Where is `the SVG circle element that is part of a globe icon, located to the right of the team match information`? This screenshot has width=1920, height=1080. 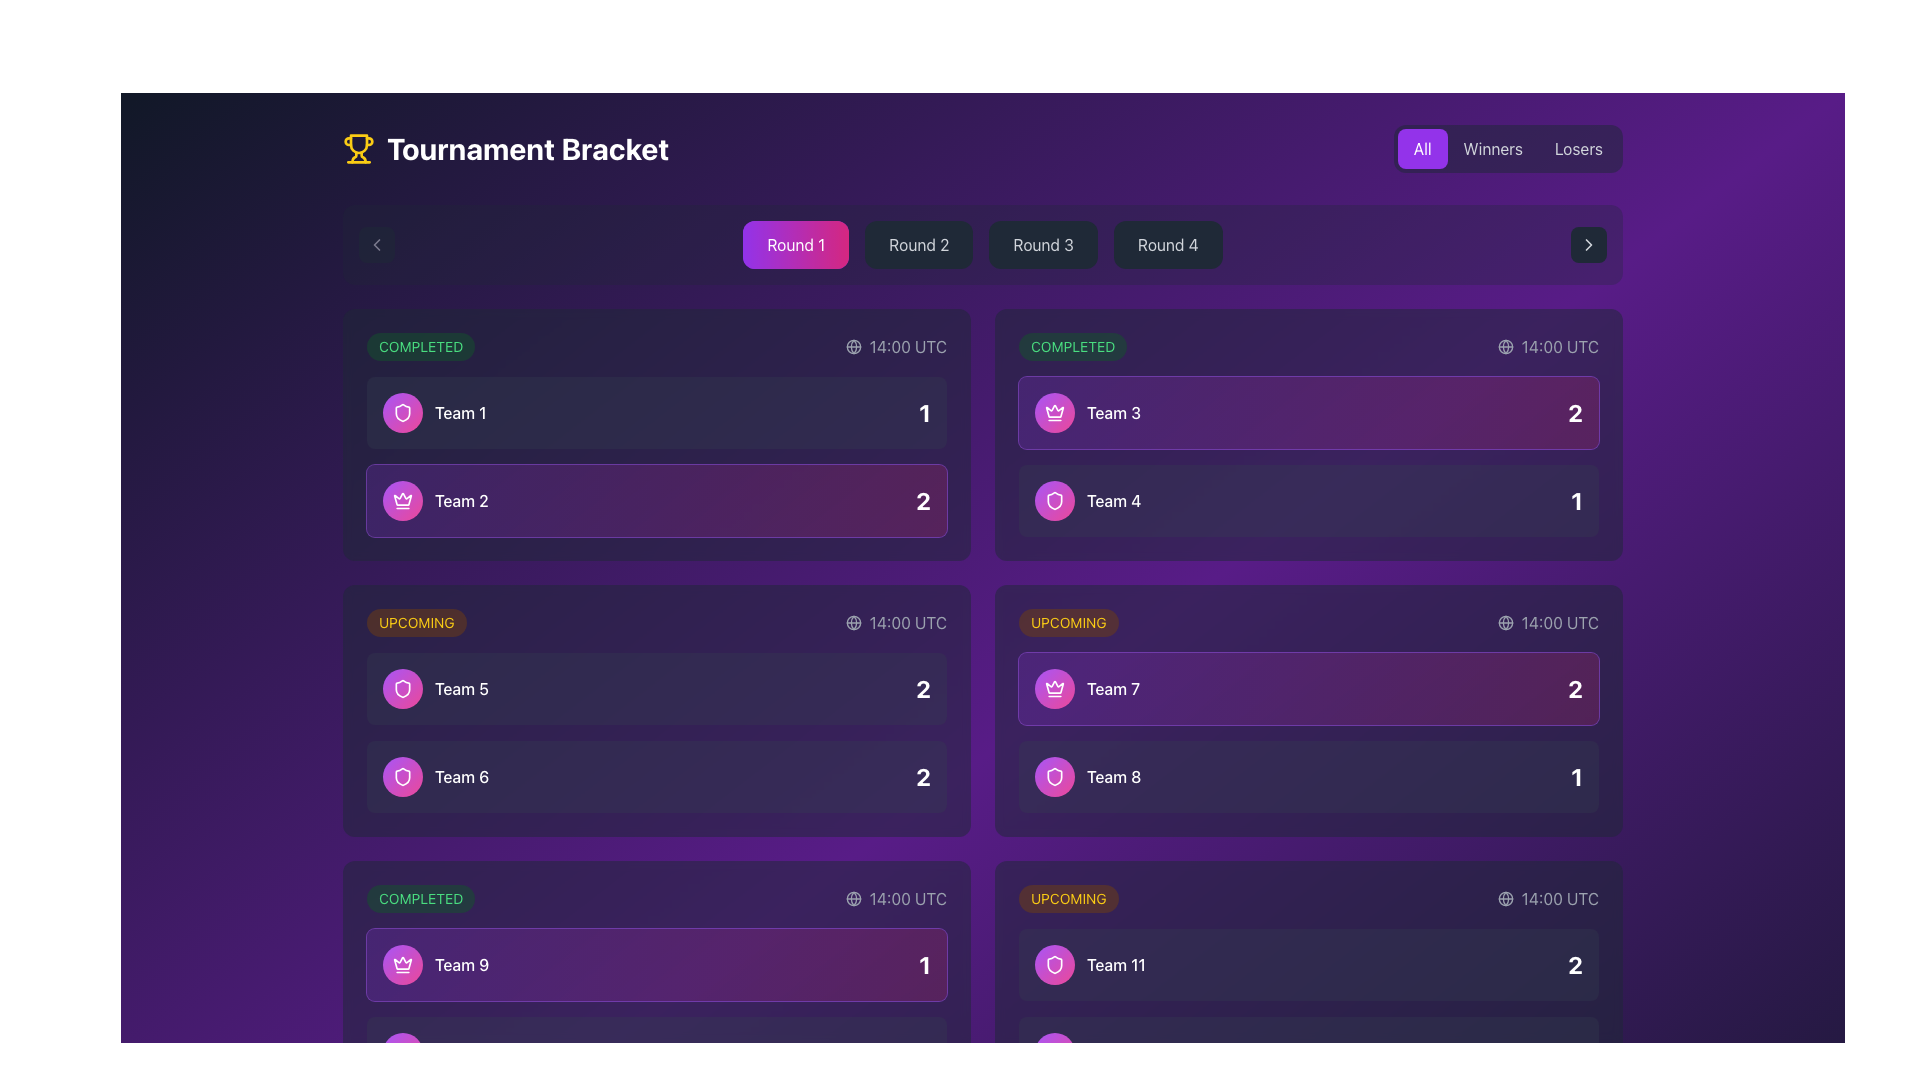
the SVG circle element that is part of a globe icon, located to the right of the team match information is located at coordinates (1505, 622).